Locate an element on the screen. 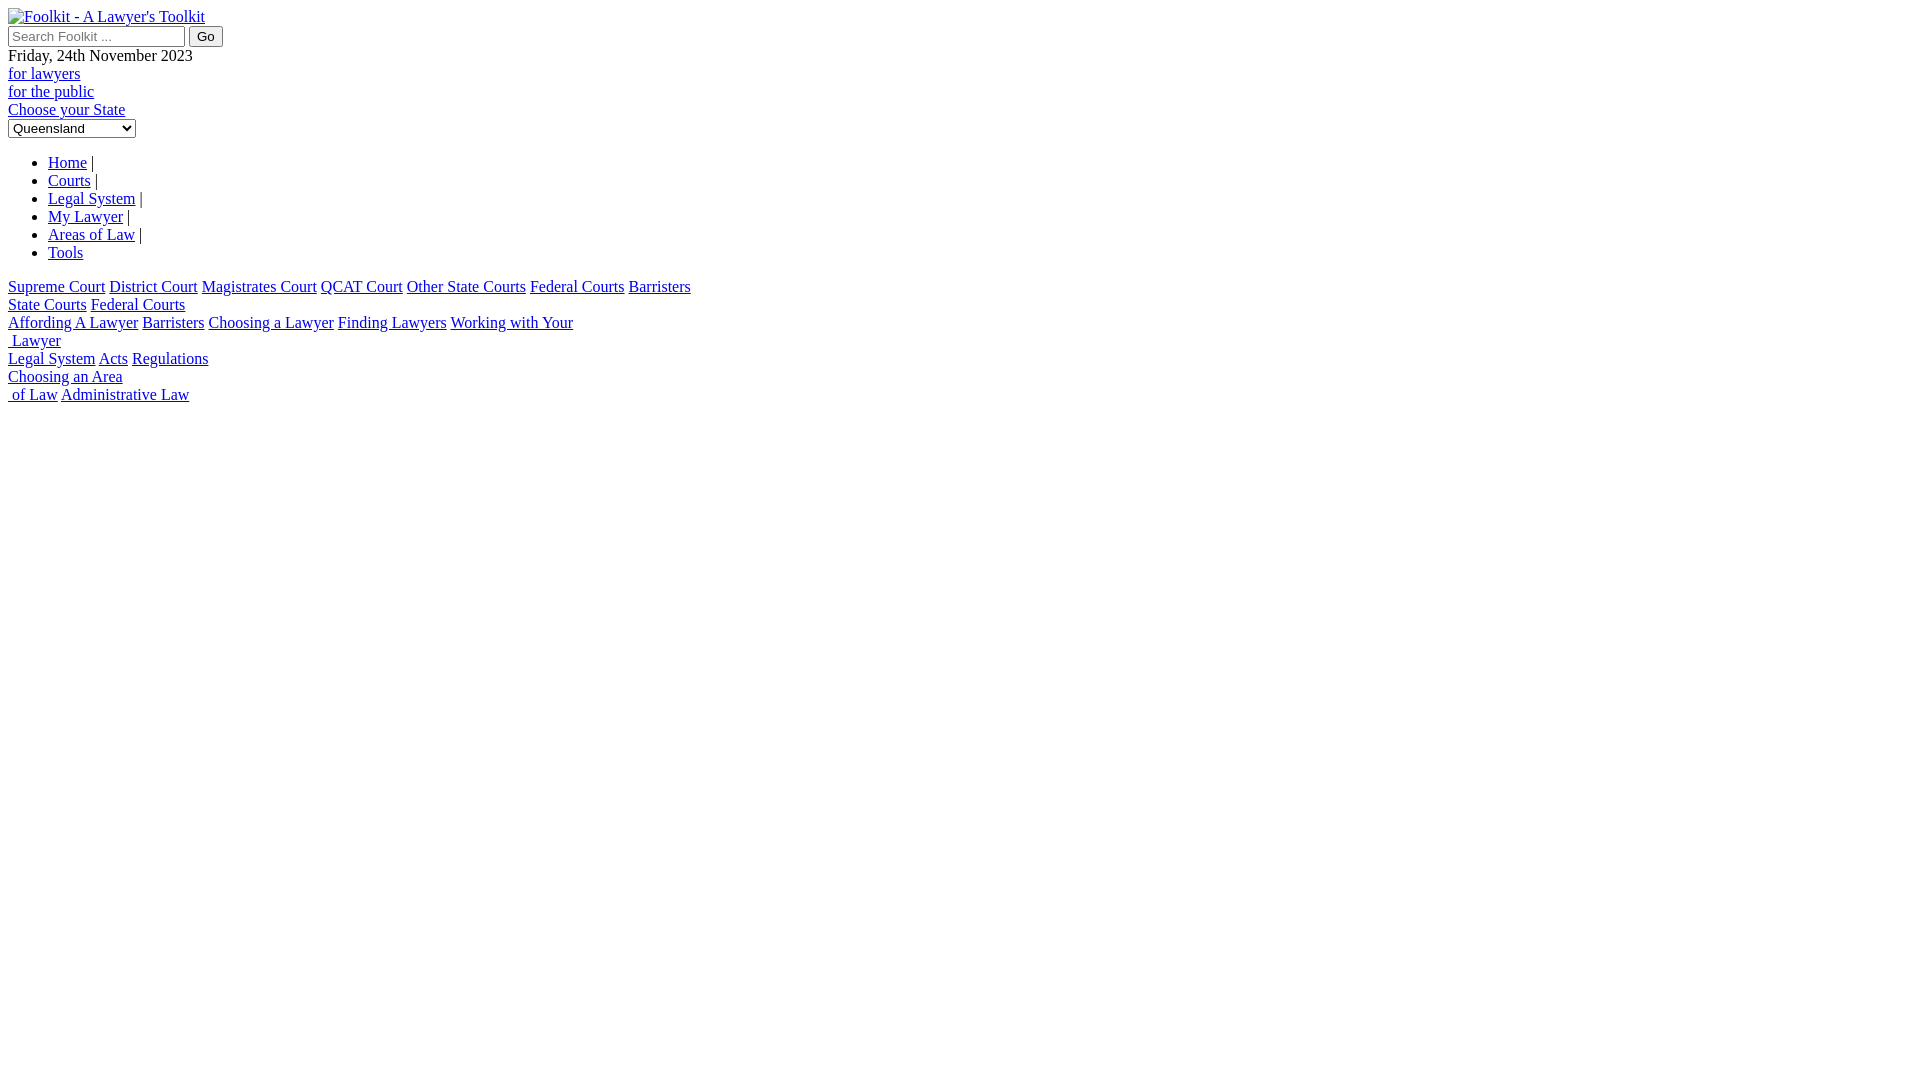  'Regulations' is located at coordinates (131, 357).